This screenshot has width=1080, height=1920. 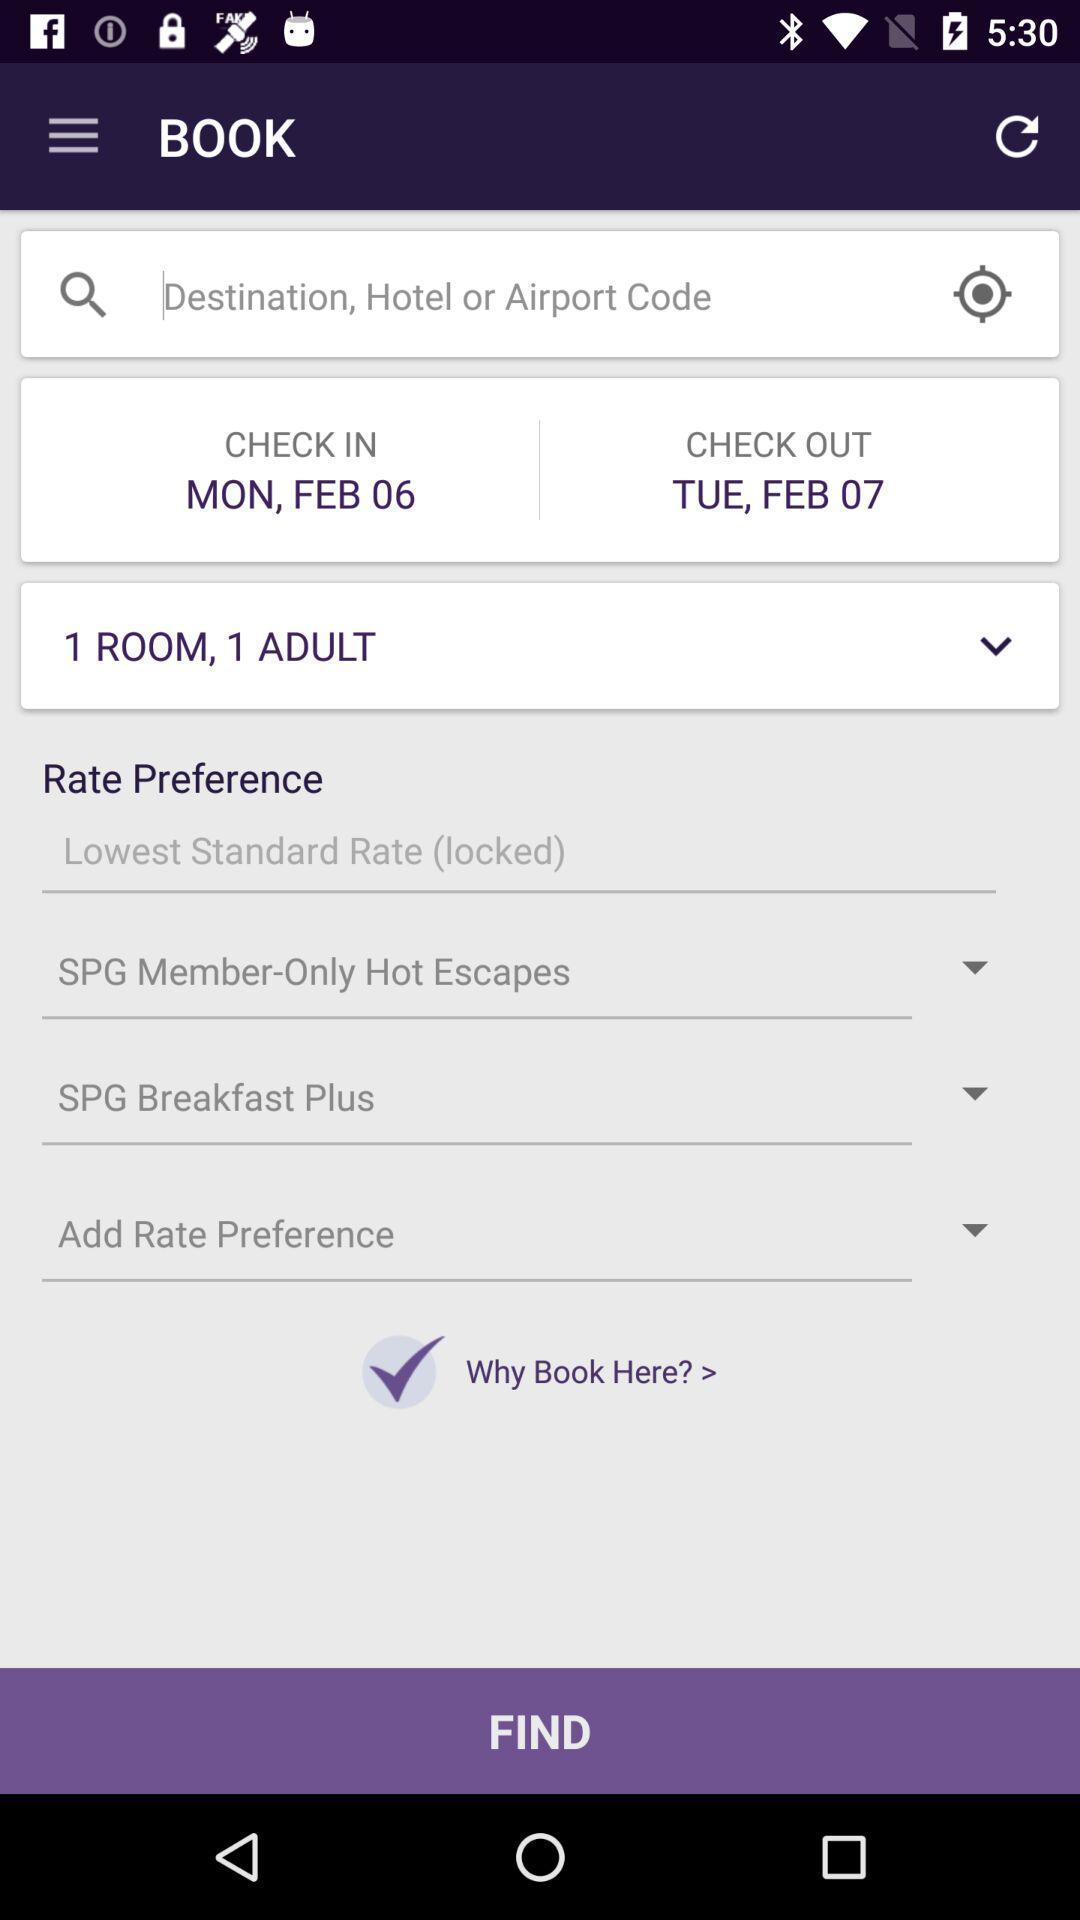 What do you see at coordinates (540, 292) in the screenshot?
I see `the search bar` at bounding box center [540, 292].